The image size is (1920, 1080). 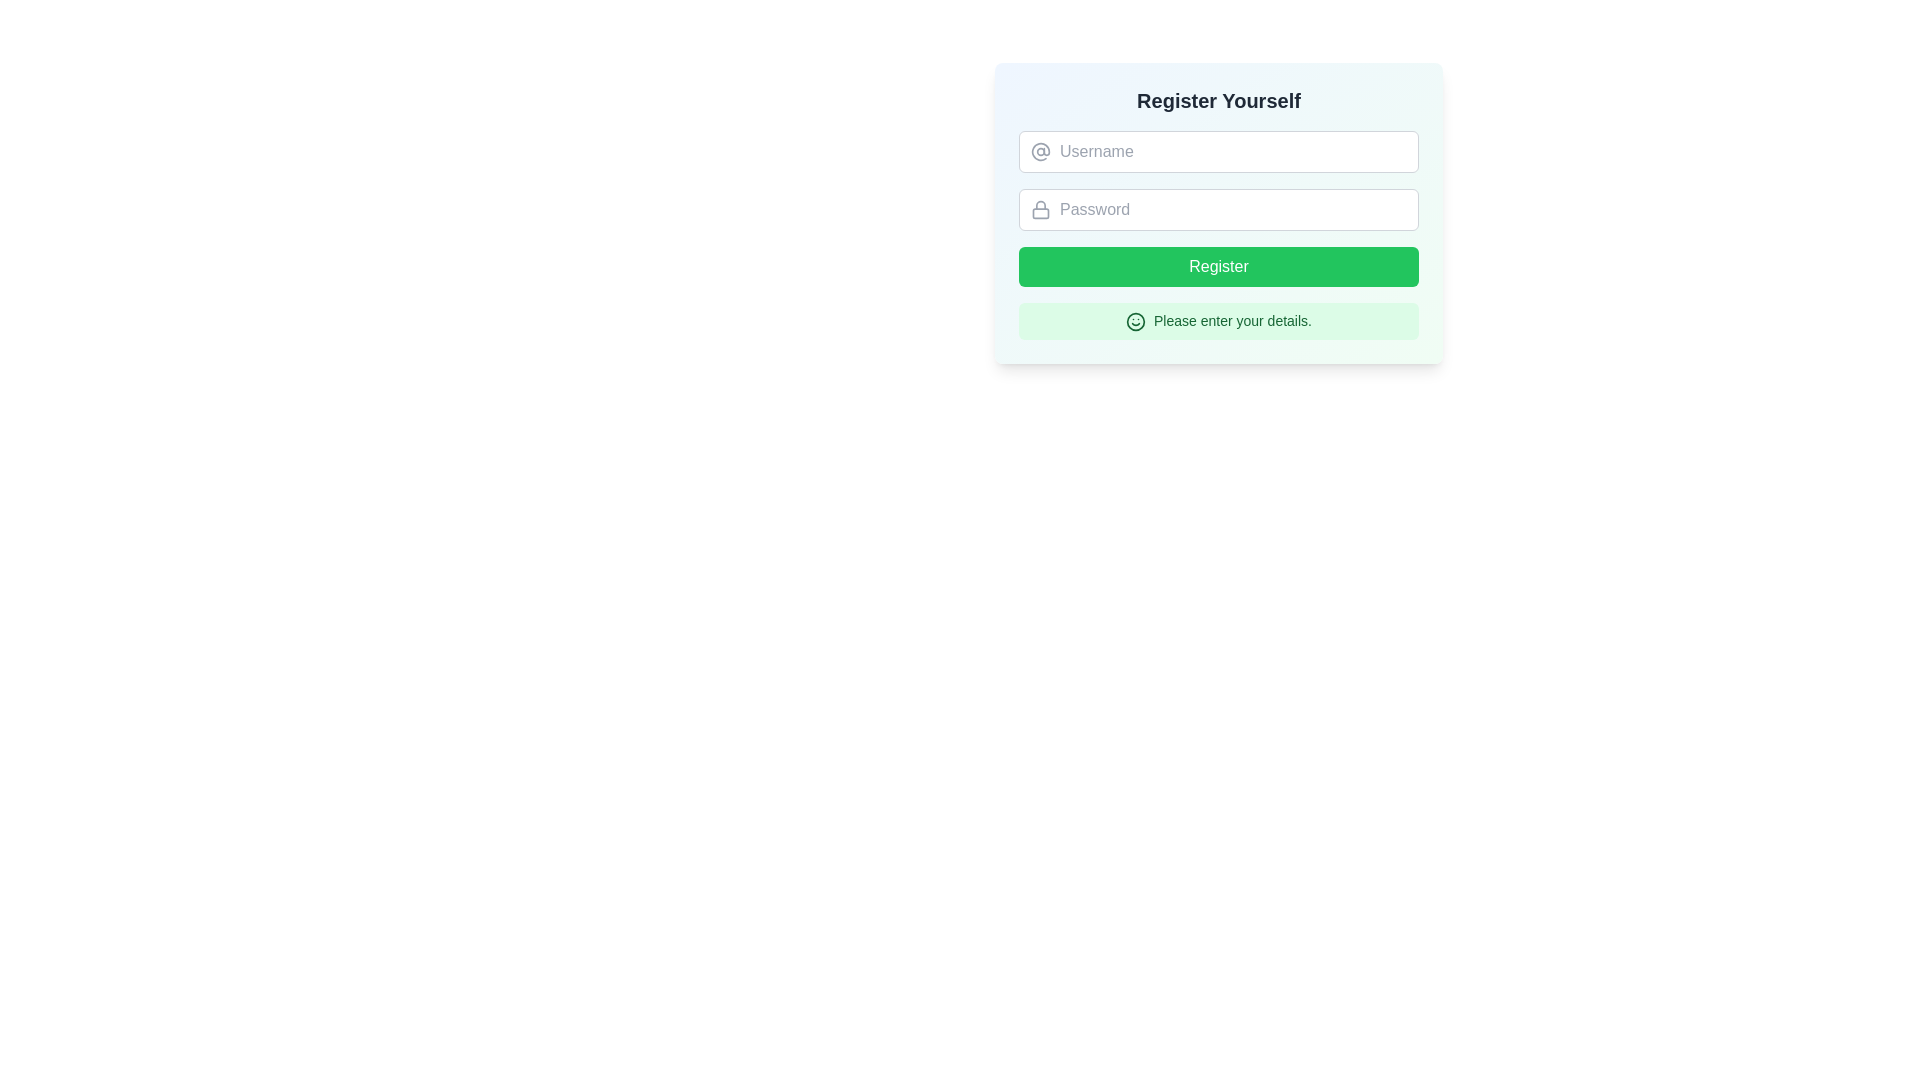 I want to click on the registration form card's text fields located centrally within the interface to input user details, so click(x=1218, y=268).